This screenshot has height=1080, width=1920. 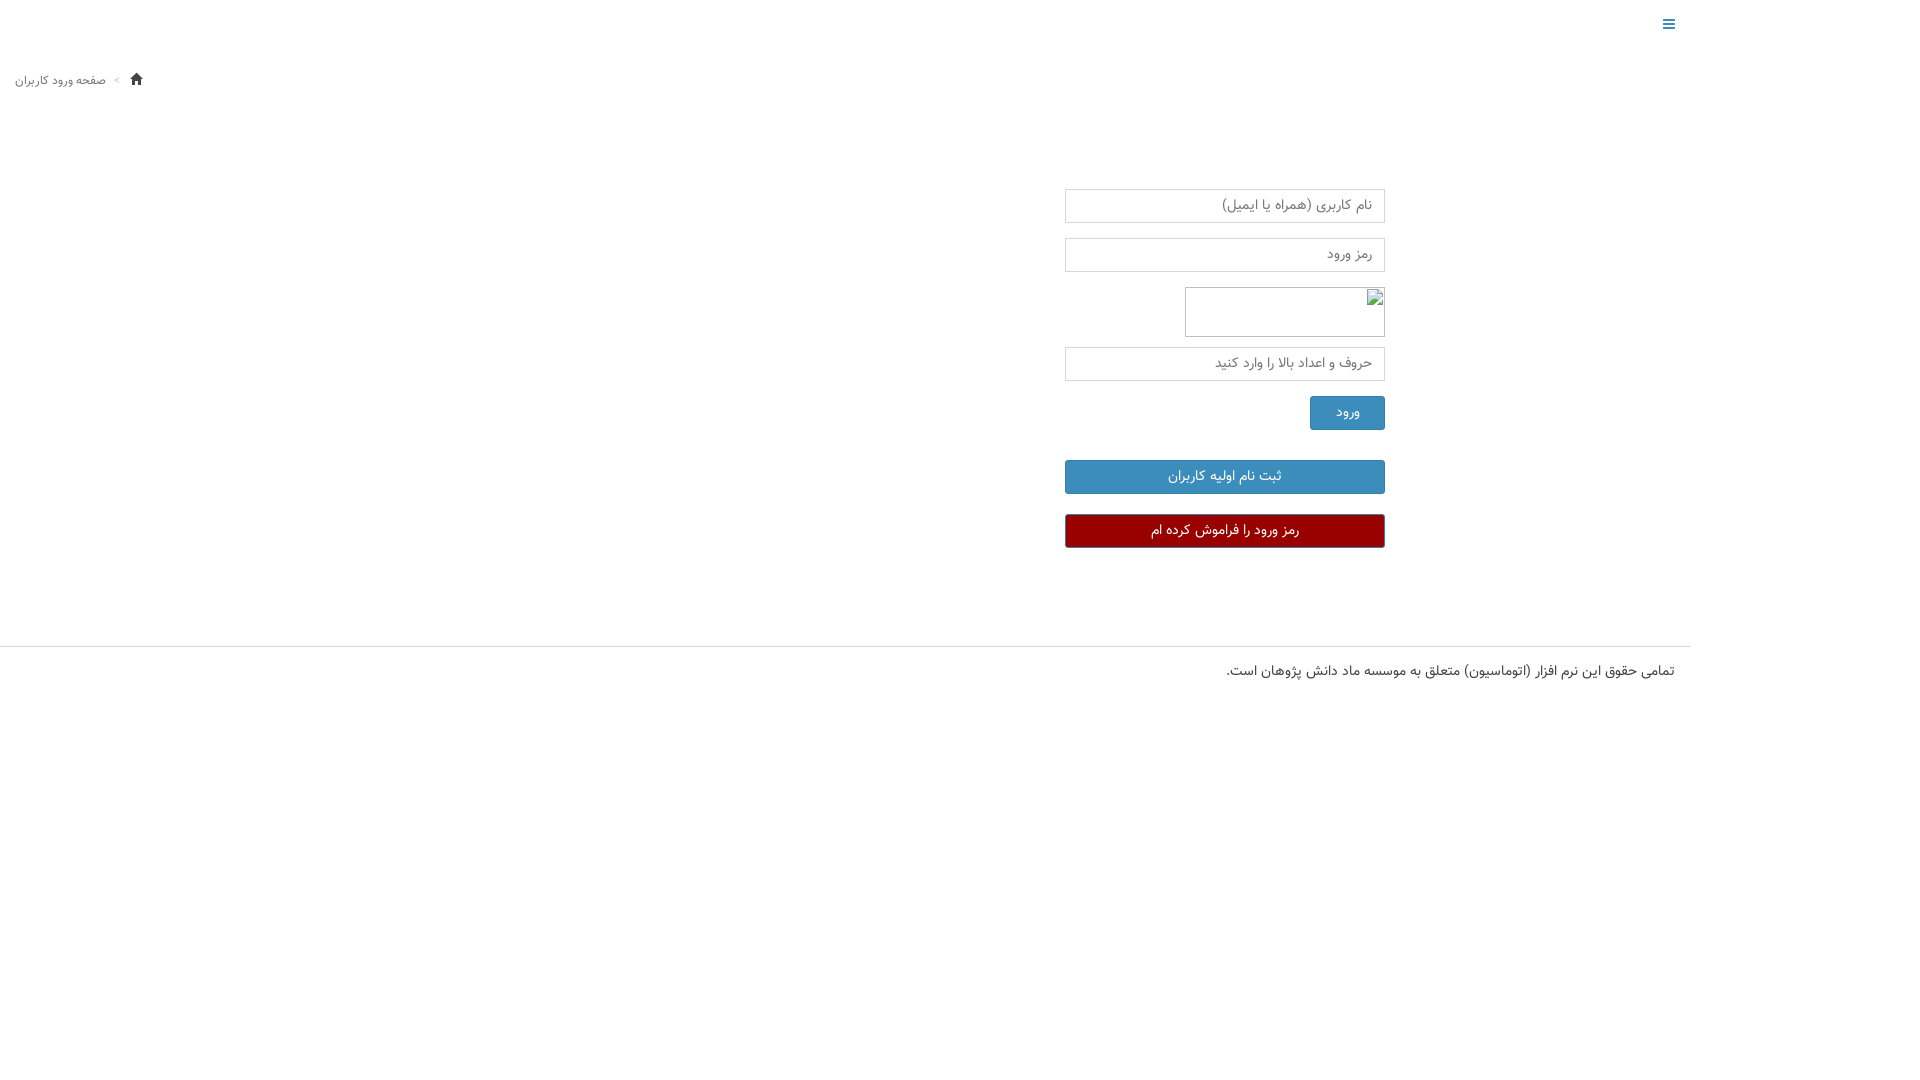 What do you see at coordinates (1669, 24) in the screenshot?
I see `'Toggle navigation'` at bounding box center [1669, 24].